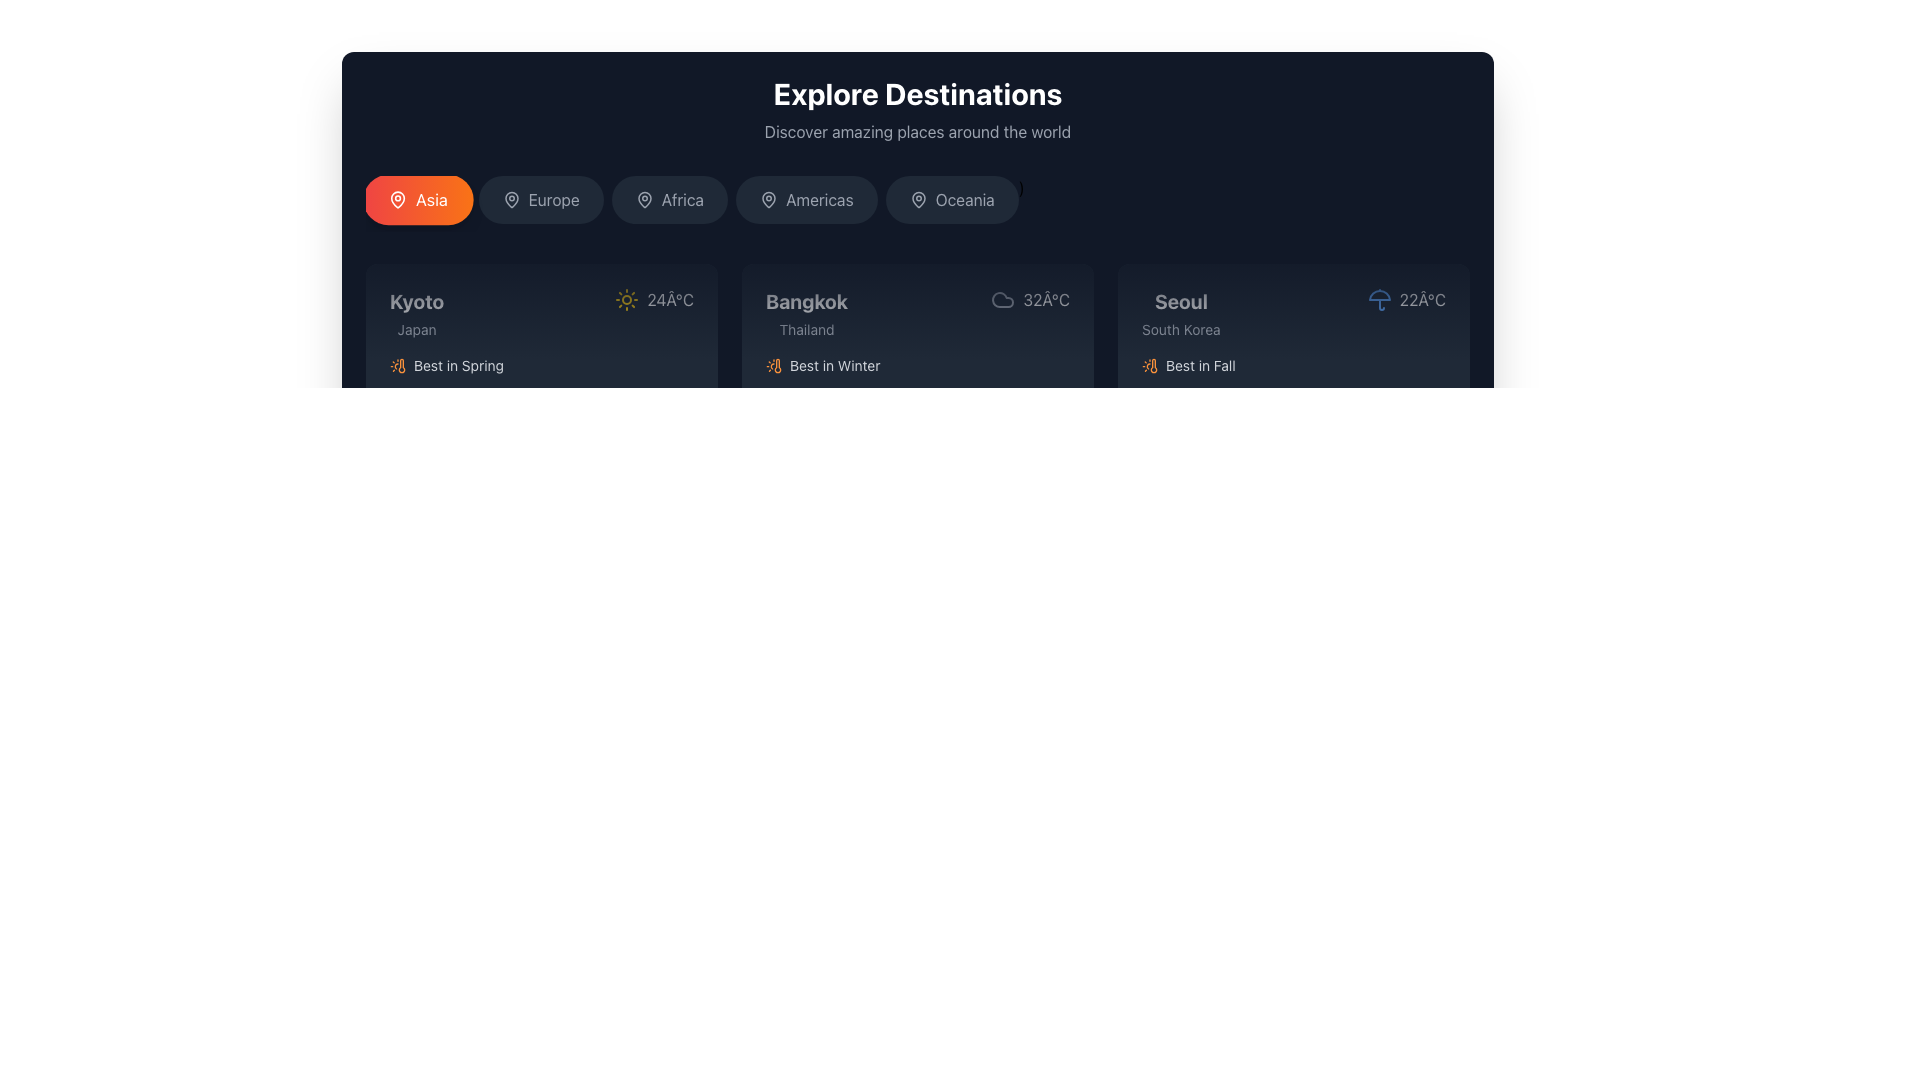 This screenshot has width=1920, height=1080. What do you see at coordinates (457, 366) in the screenshot?
I see `text label displaying 'Best in Spring' located in the Kyoto section of the grid layout` at bounding box center [457, 366].